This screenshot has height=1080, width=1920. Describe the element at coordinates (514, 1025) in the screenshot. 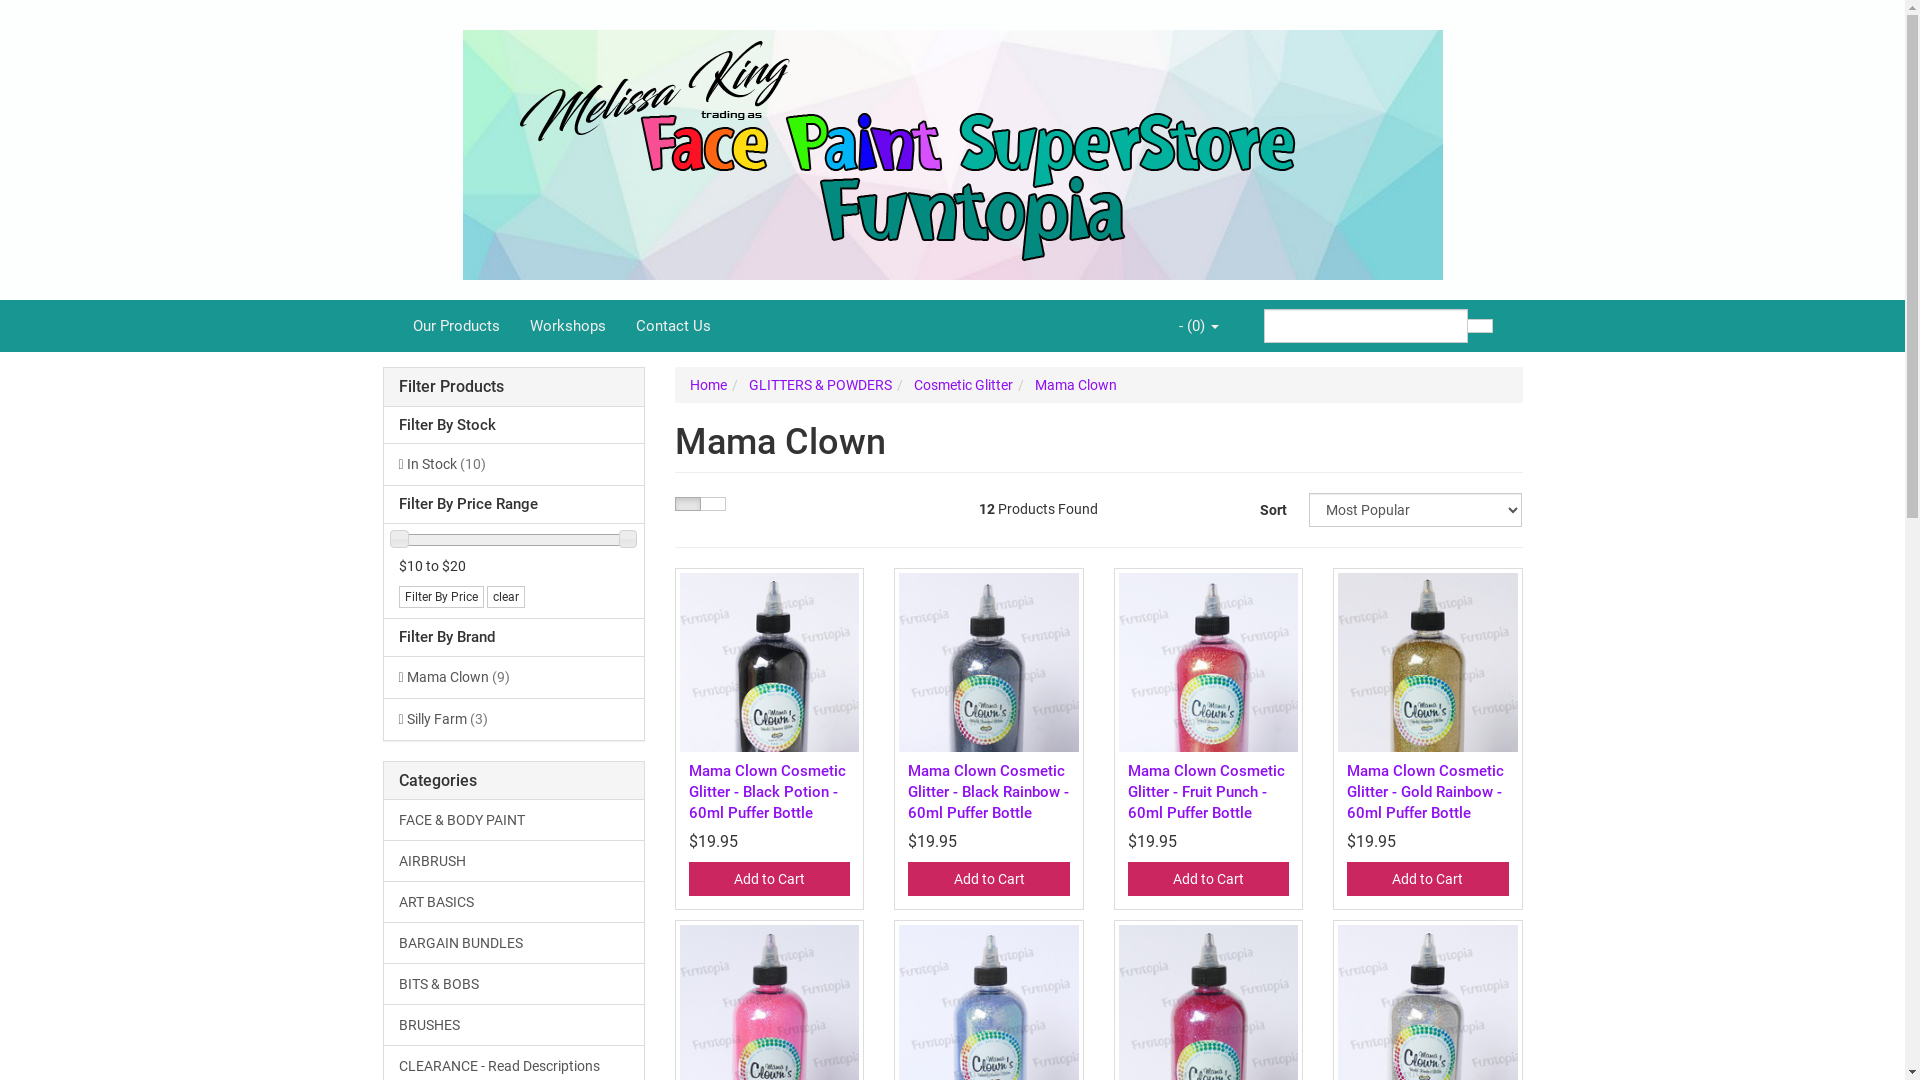

I see `'BRUSHES'` at that location.